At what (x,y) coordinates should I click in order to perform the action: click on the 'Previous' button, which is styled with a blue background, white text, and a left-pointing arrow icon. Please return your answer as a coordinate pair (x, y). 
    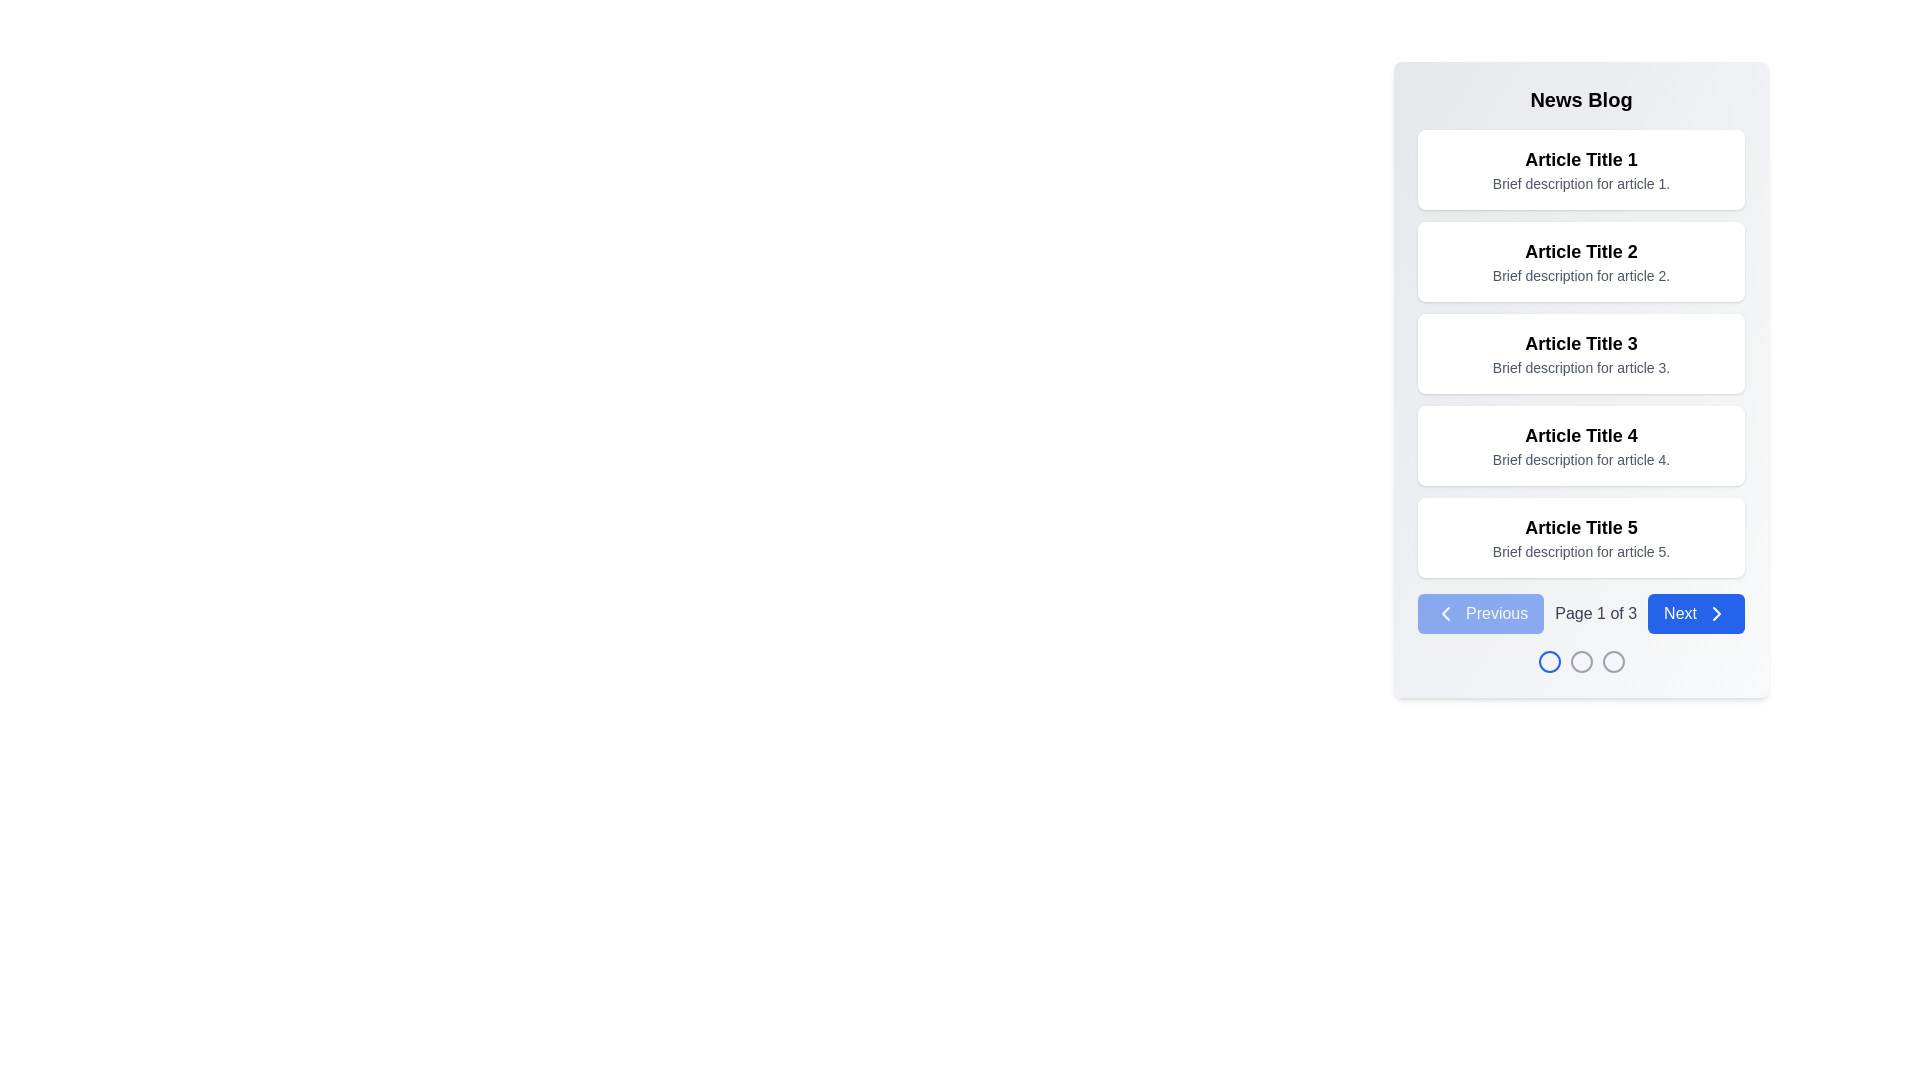
    Looking at the image, I should click on (1481, 612).